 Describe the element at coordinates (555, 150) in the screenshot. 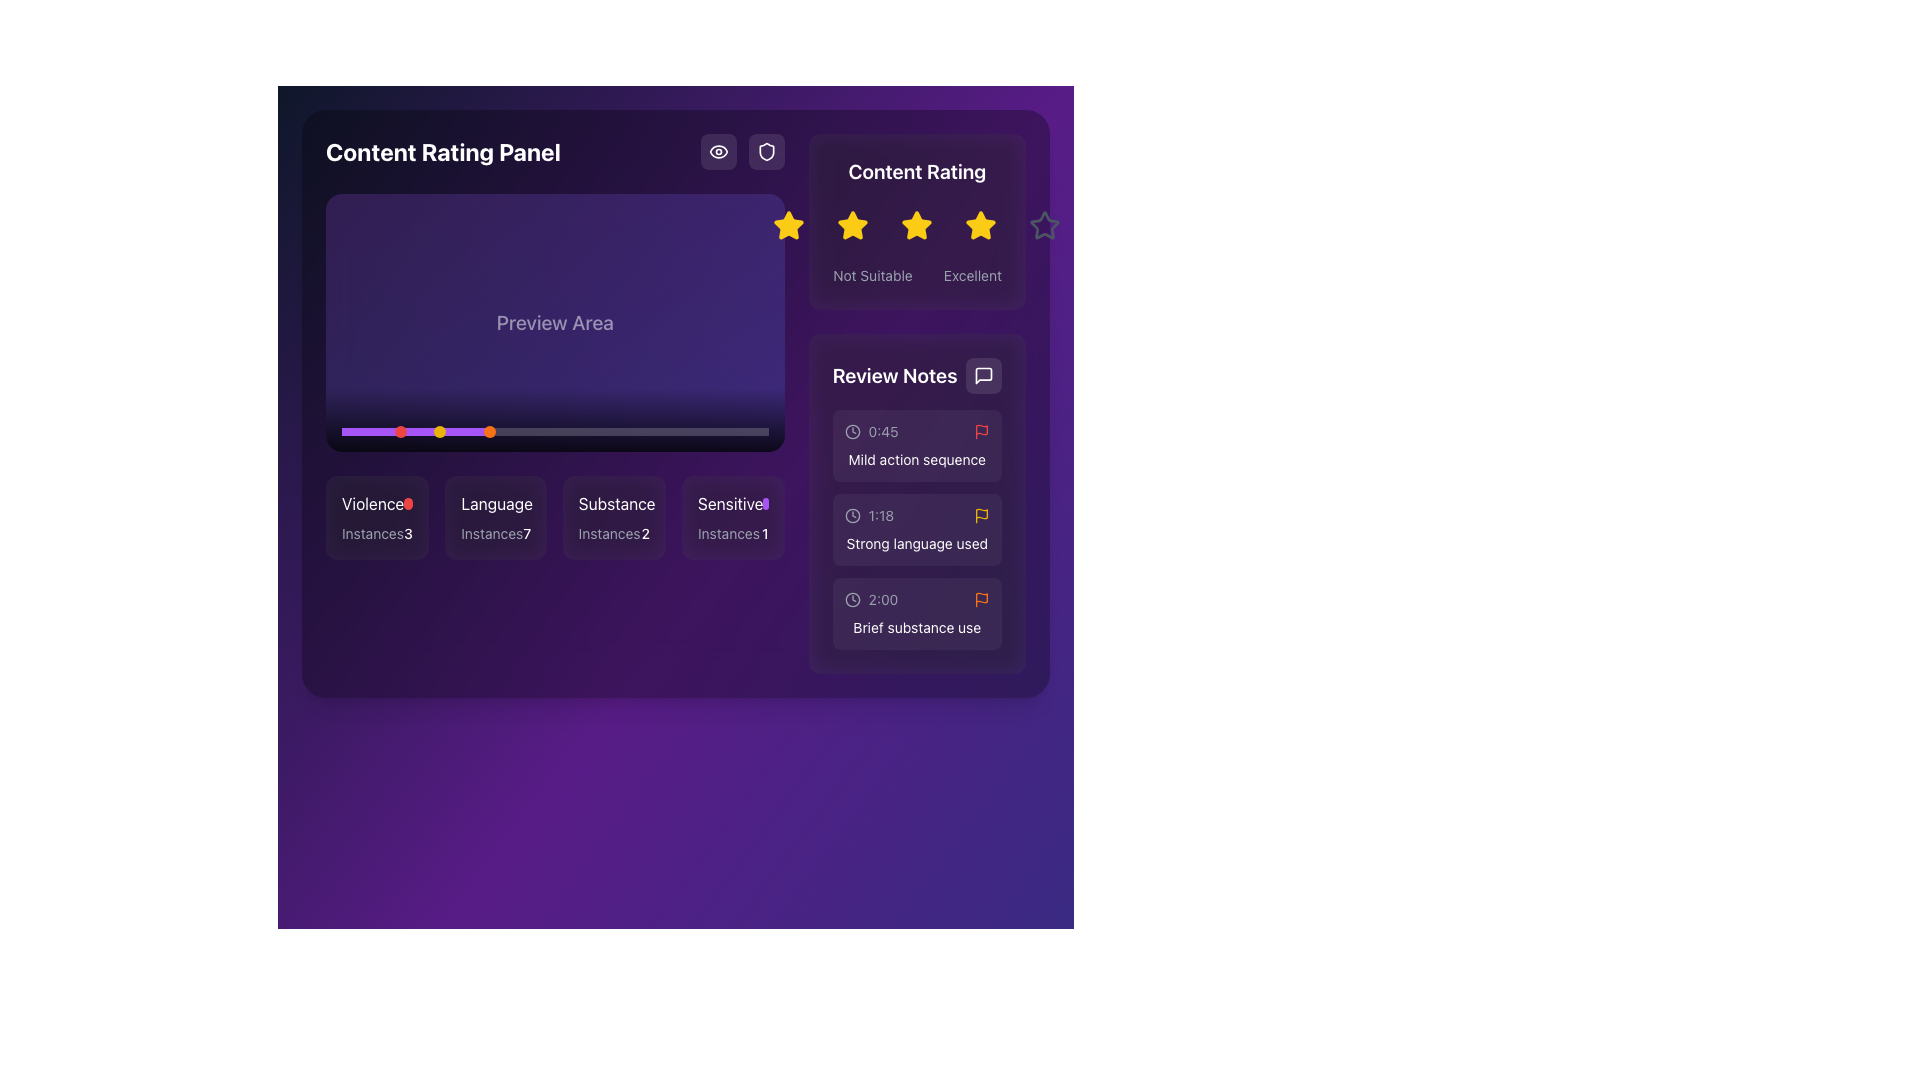

I see `text content of the label that serves as a title or header for the content rating functionalities, located at the left side of the header area` at that location.